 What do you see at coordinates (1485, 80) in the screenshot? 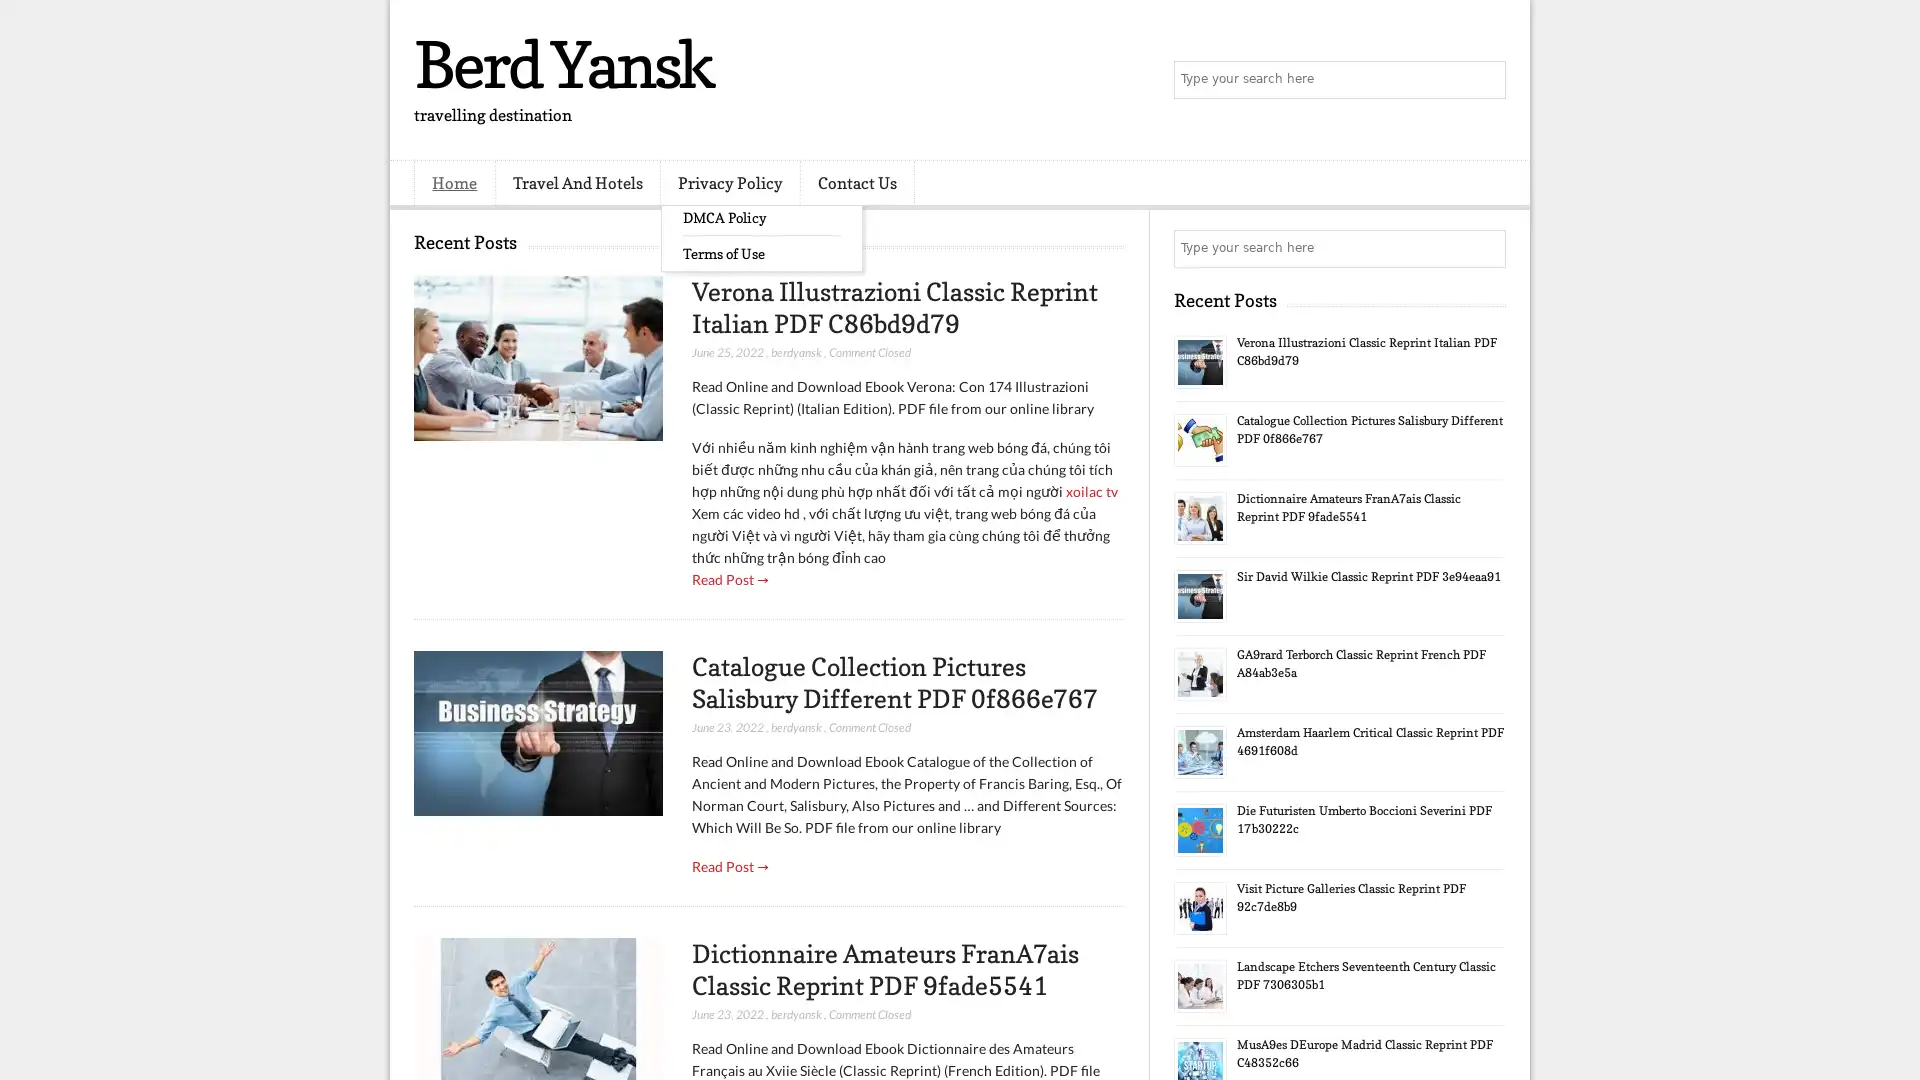
I see `Search` at bounding box center [1485, 80].